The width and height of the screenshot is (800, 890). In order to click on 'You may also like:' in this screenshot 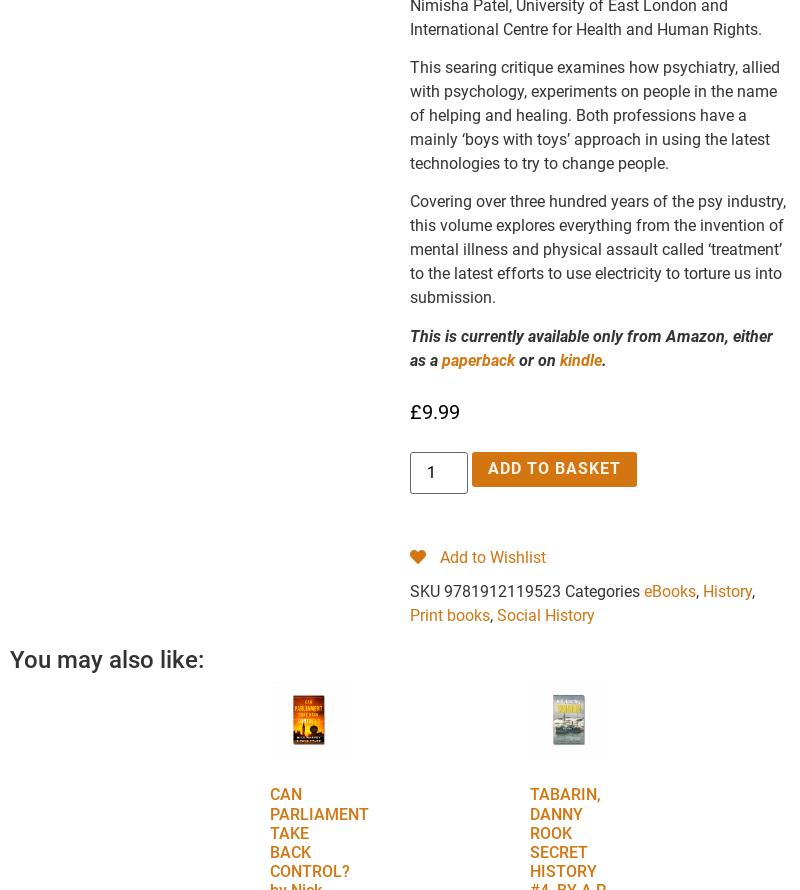, I will do `click(106, 658)`.